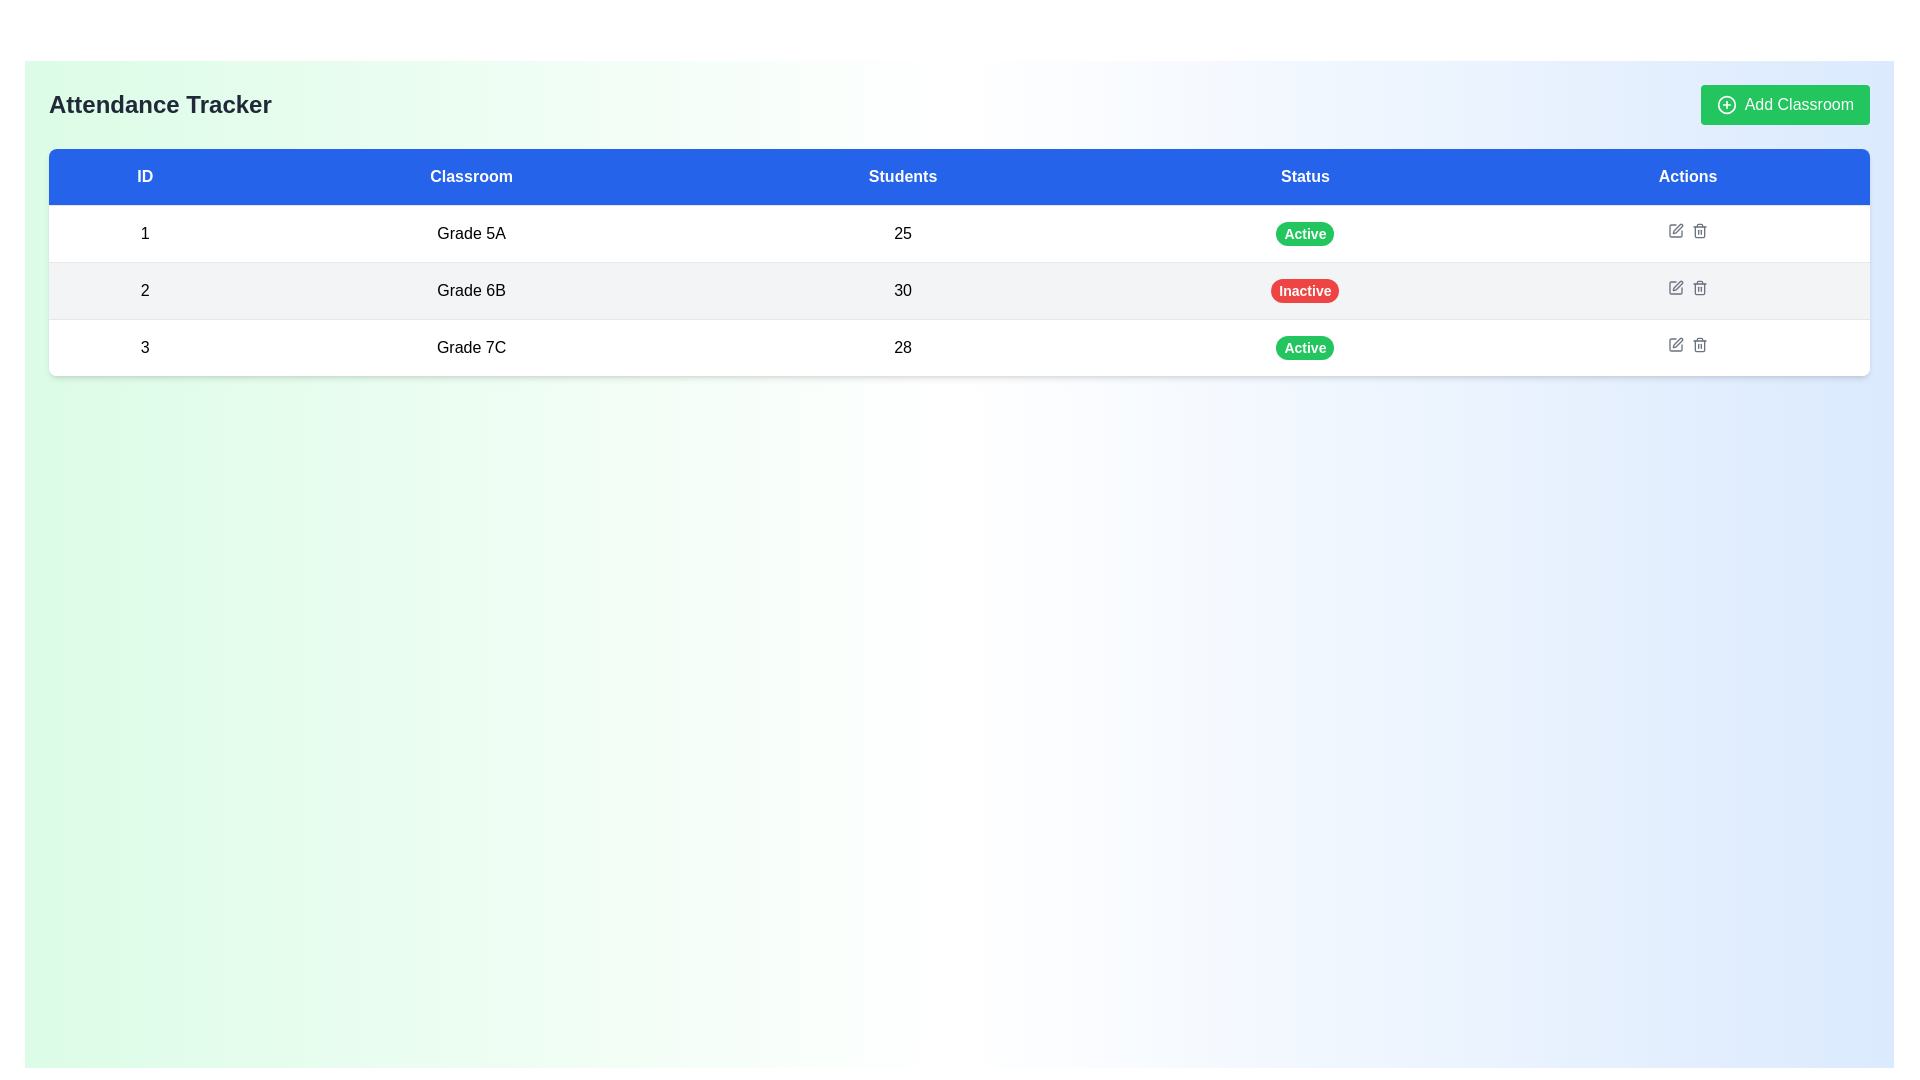 This screenshot has width=1920, height=1080. I want to click on the pill-shaped badge labeled 'Active' in white font on a green background, located in the 'Status' column of the third row in the table, which aligns with the entry 'Grade 7C' under 'Classroom', so click(1305, 346).